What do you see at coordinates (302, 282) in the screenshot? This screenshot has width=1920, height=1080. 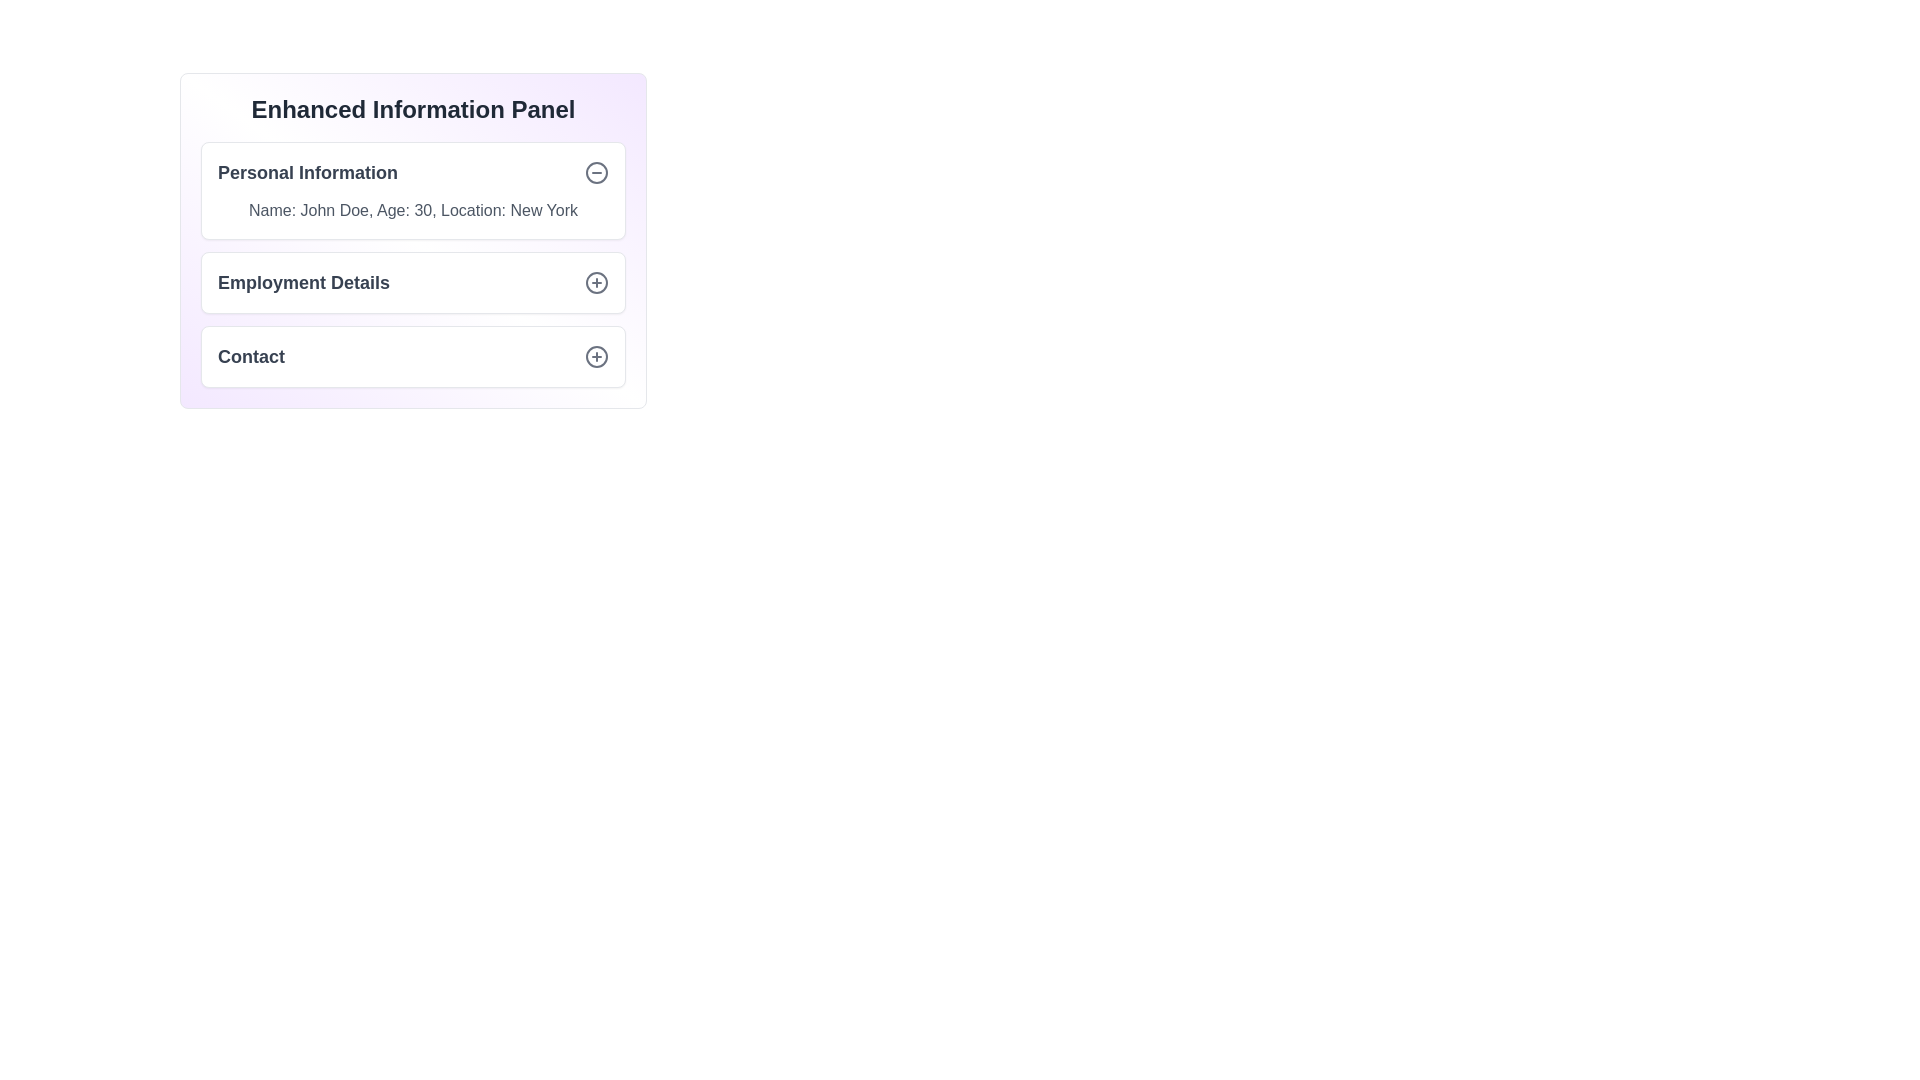 I see `text content of the 'Employment Details' label, which is a bold, dark gray header in the Enhanced Information Panel` at bounding box center [302, 282].